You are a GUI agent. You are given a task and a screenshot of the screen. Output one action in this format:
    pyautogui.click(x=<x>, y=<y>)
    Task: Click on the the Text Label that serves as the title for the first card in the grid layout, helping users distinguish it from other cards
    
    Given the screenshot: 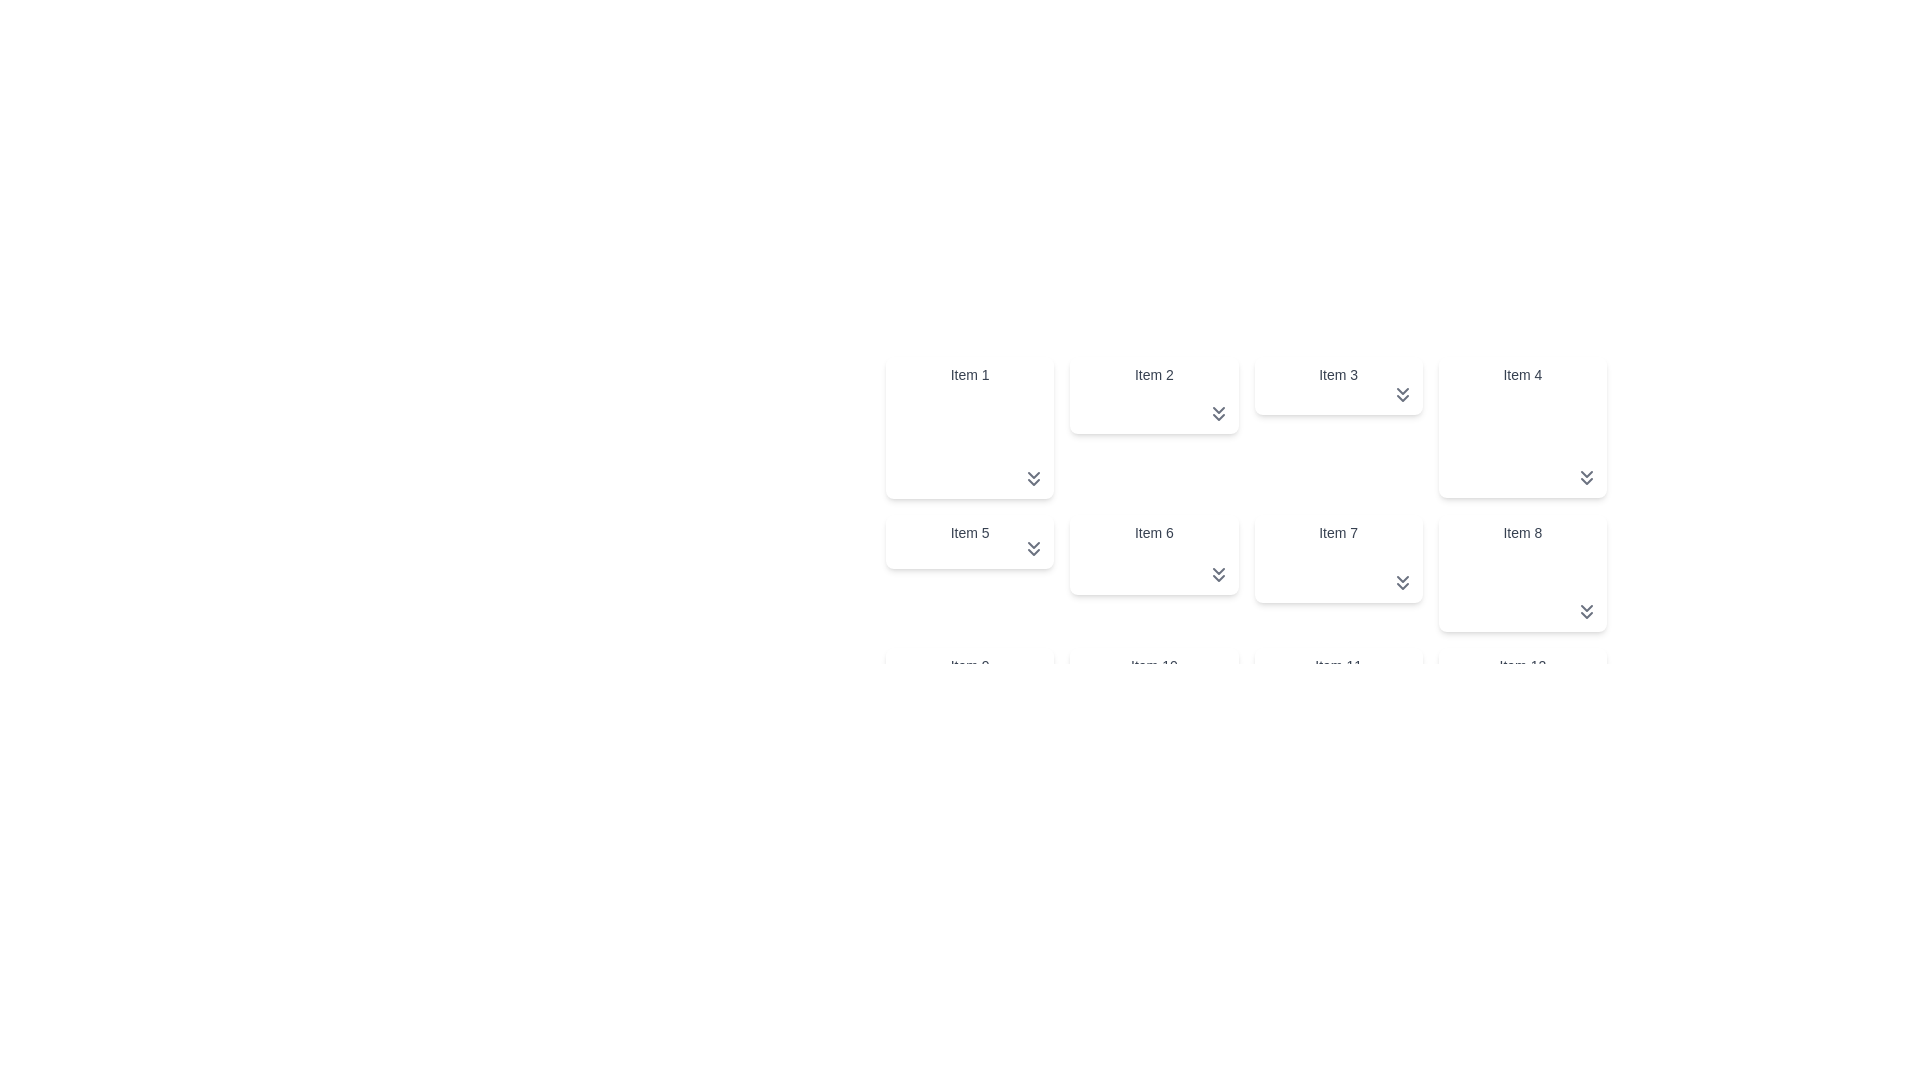 What is the action you would take?
    pyautogui.click(x=970, y=374)
    